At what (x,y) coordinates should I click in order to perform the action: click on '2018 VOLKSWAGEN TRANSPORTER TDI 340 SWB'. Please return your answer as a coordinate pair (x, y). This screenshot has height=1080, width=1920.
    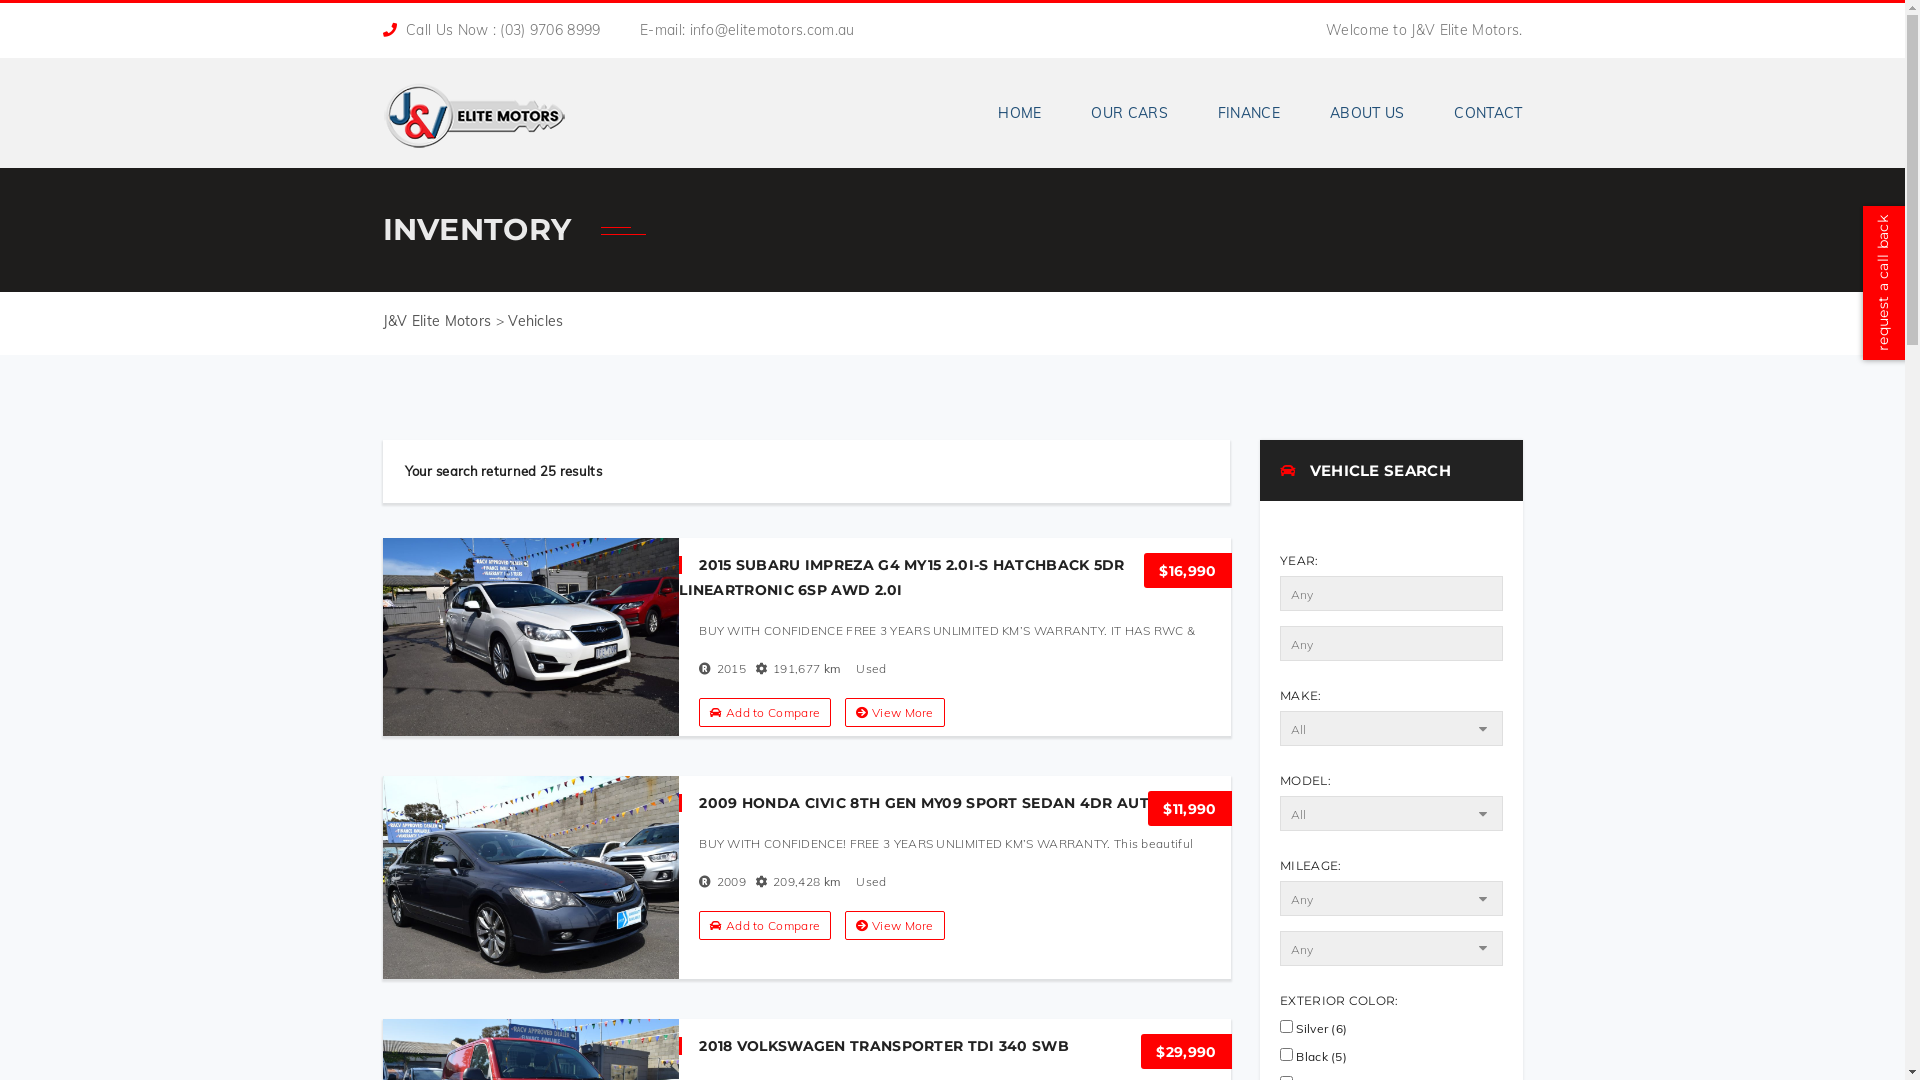
    Looking at the image, I should click on (873, 1044).